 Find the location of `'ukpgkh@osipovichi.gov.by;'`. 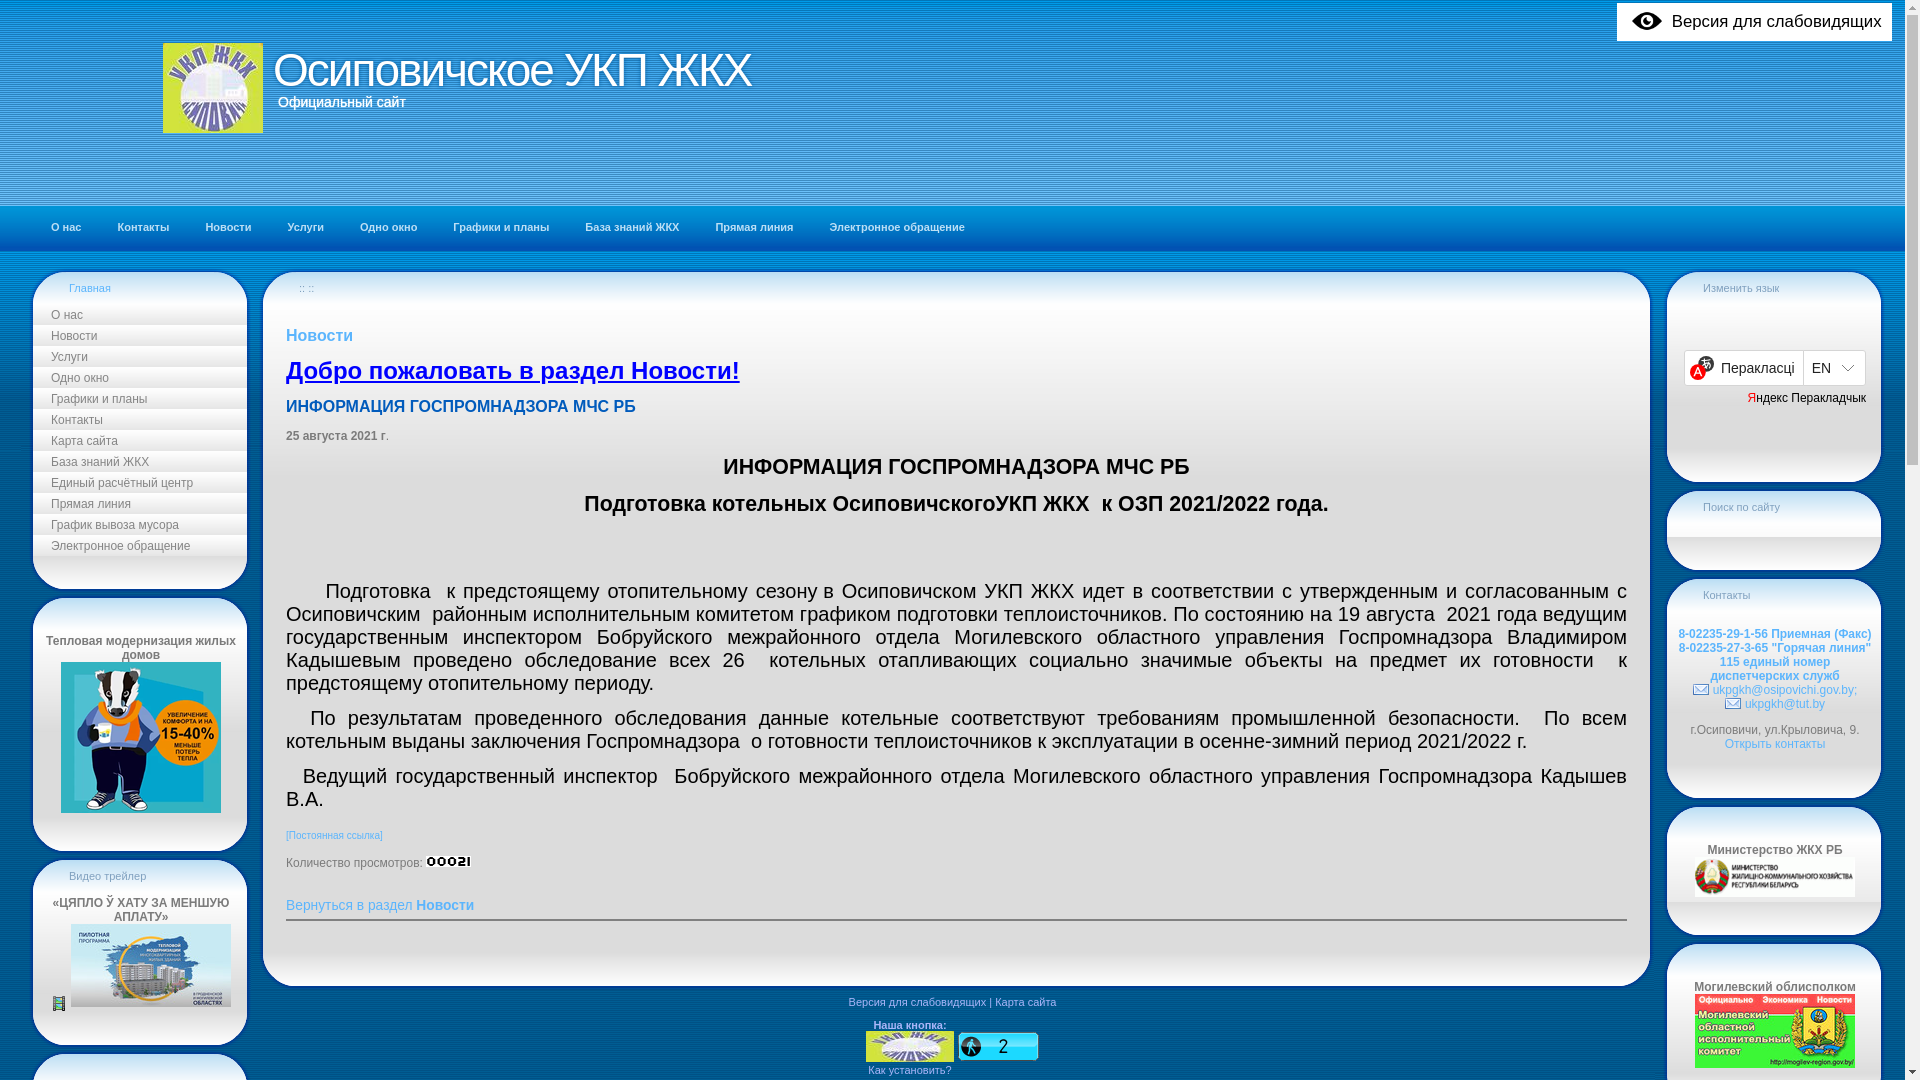

'ukpgkh@osipovichi.gov.by;' is located at coordinates (1775, 689).